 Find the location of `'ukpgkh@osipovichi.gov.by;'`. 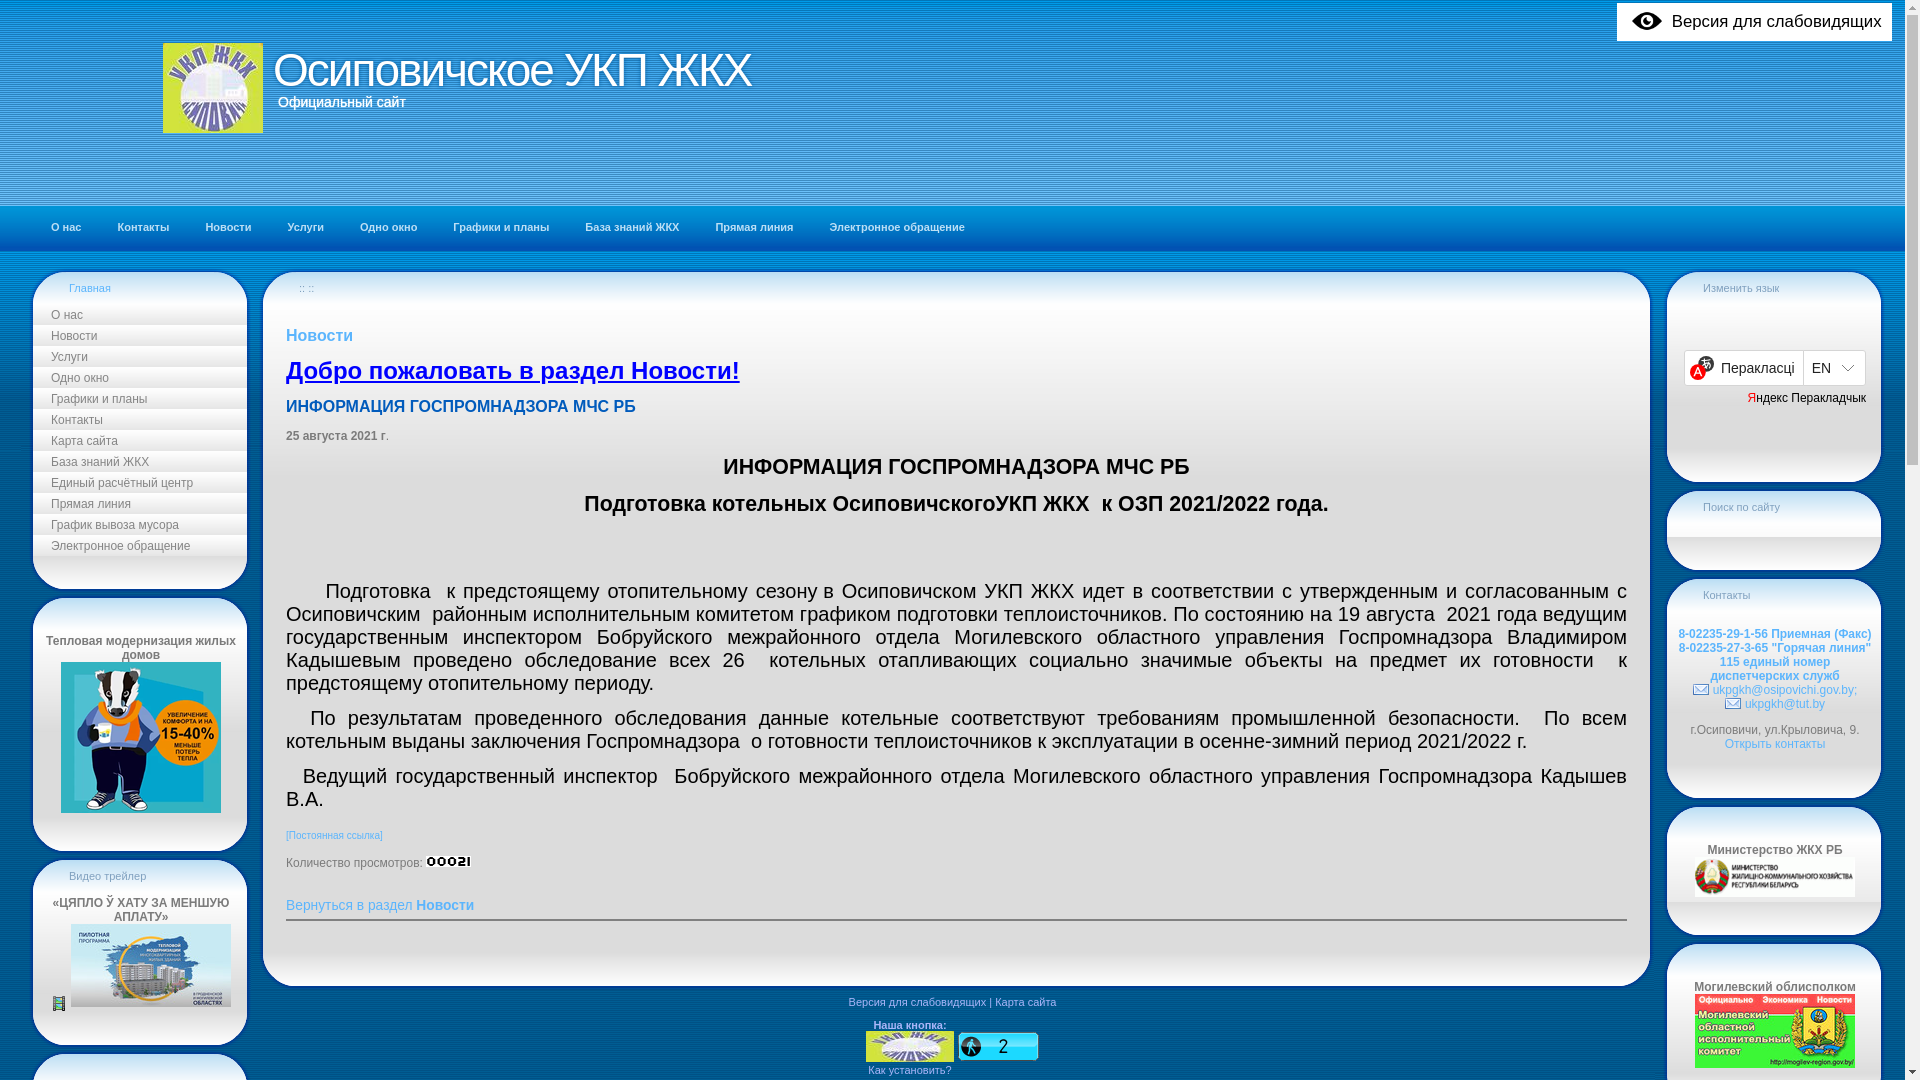

'ukpgkh@osipovichi.gov.by;' is located at coordinates (1775, 689).